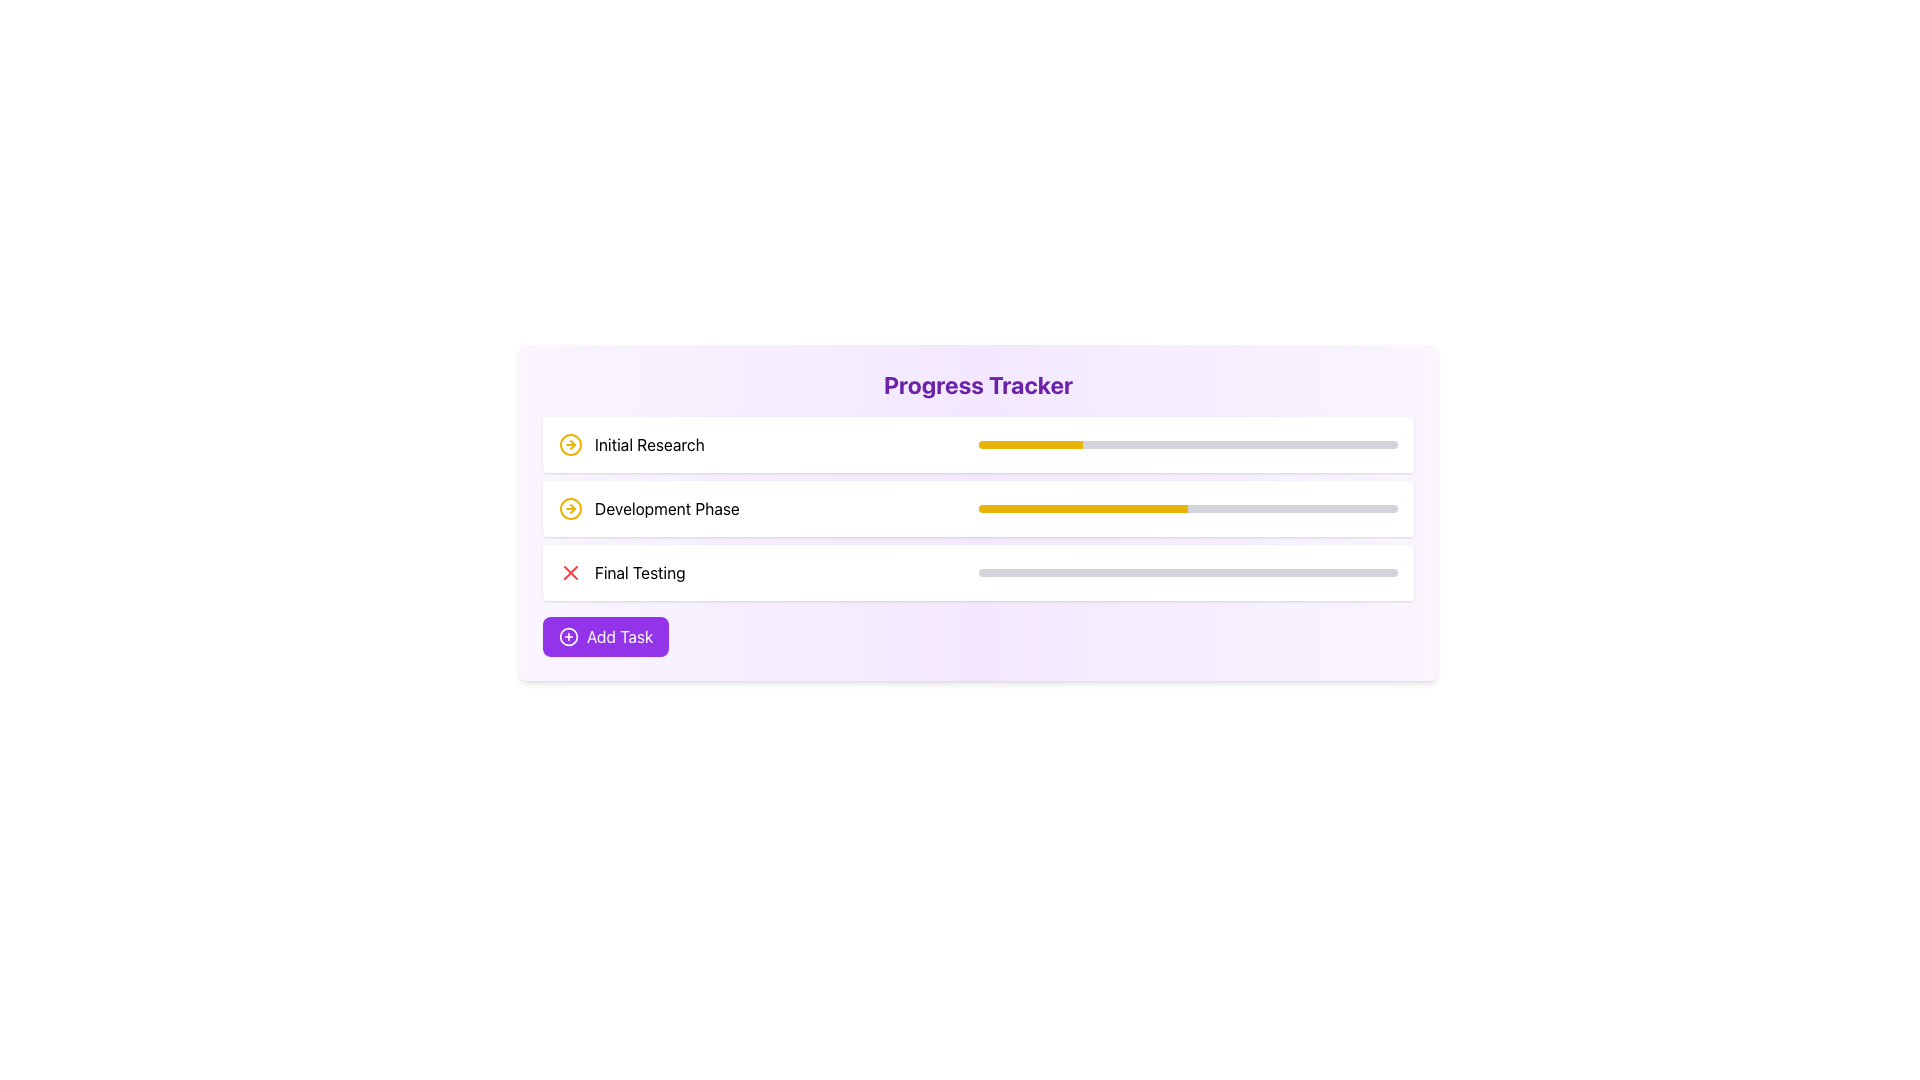  I want to click on text from the second text label in the progress tracker, which indicates the current stage of development, positioned between 'Initial Research' and 'Final Testing', so click(667, 508).